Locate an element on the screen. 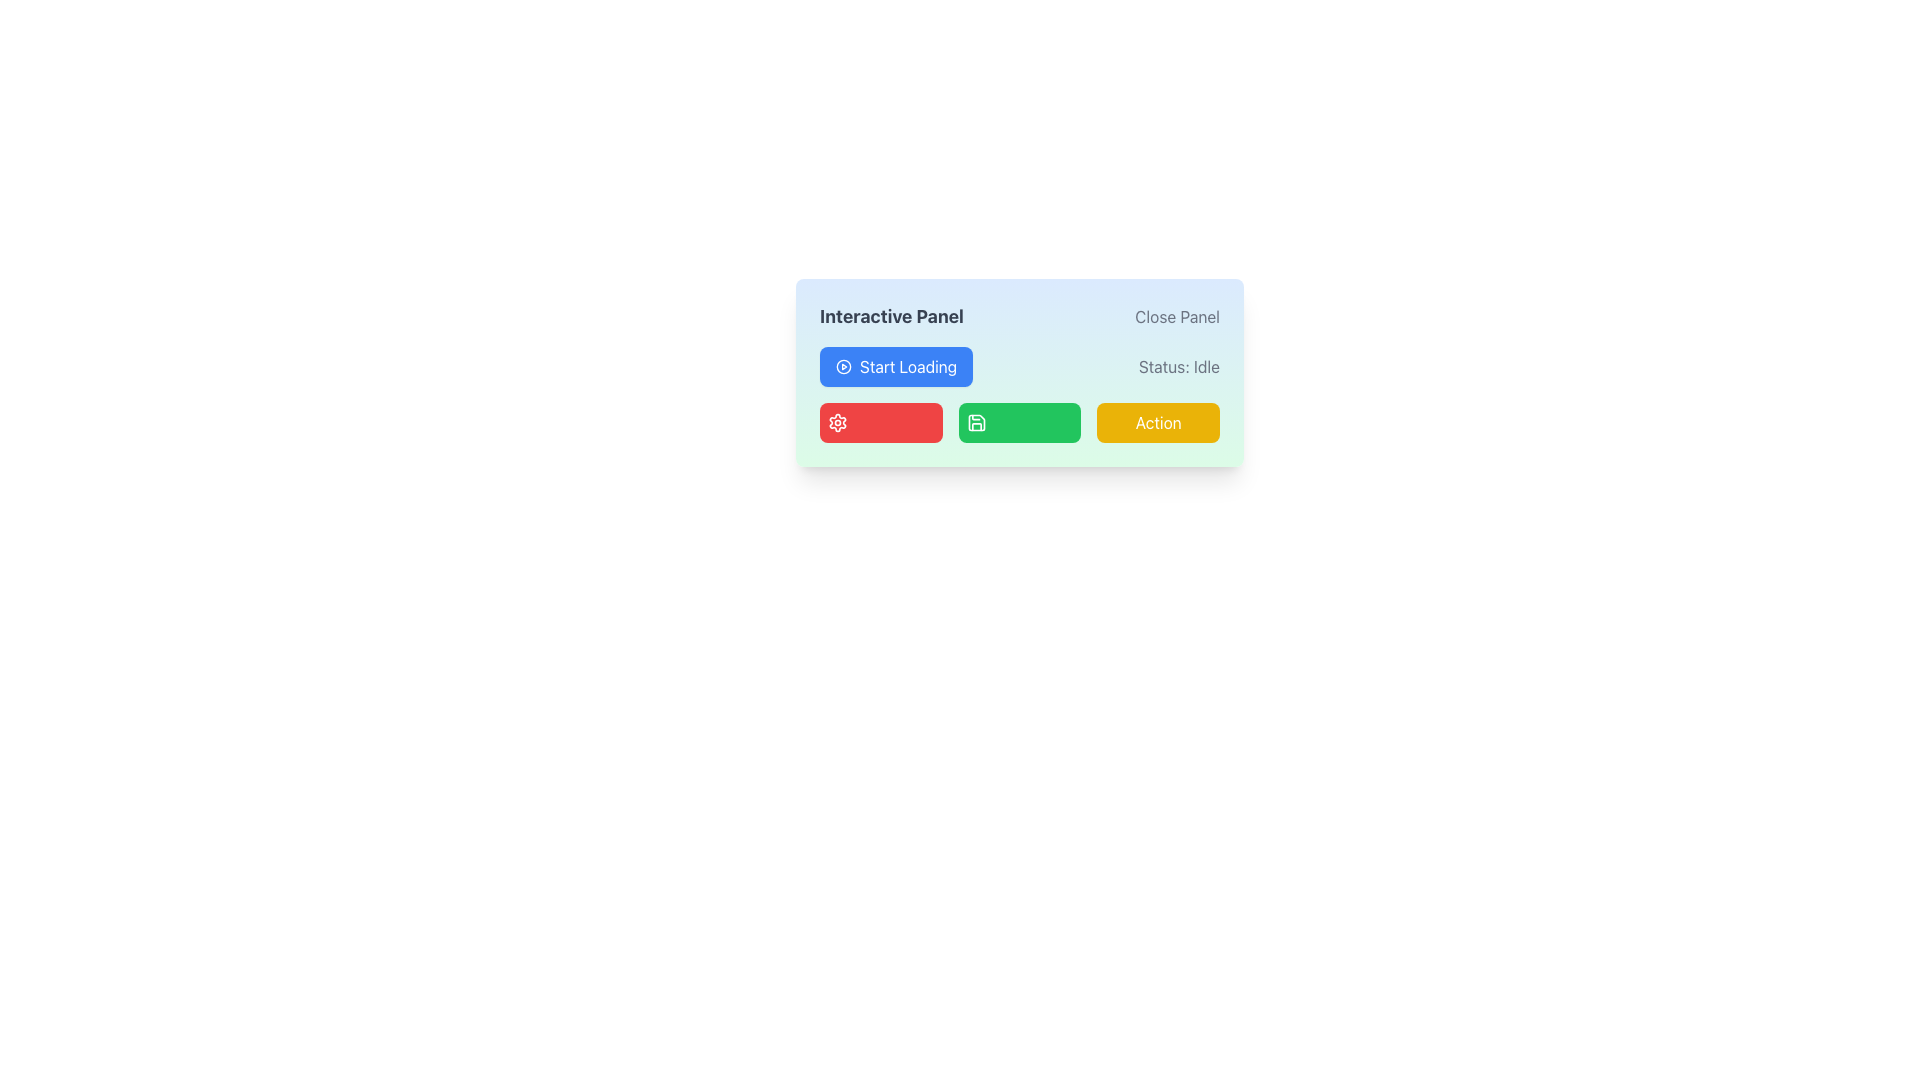 The height and width of the screenshot is (1080, 1920). the behavior of the circular graphical component located at the center of the play button icon, which is situated to the left of the 'Start Loading' button is located at coordinates (844, 366).